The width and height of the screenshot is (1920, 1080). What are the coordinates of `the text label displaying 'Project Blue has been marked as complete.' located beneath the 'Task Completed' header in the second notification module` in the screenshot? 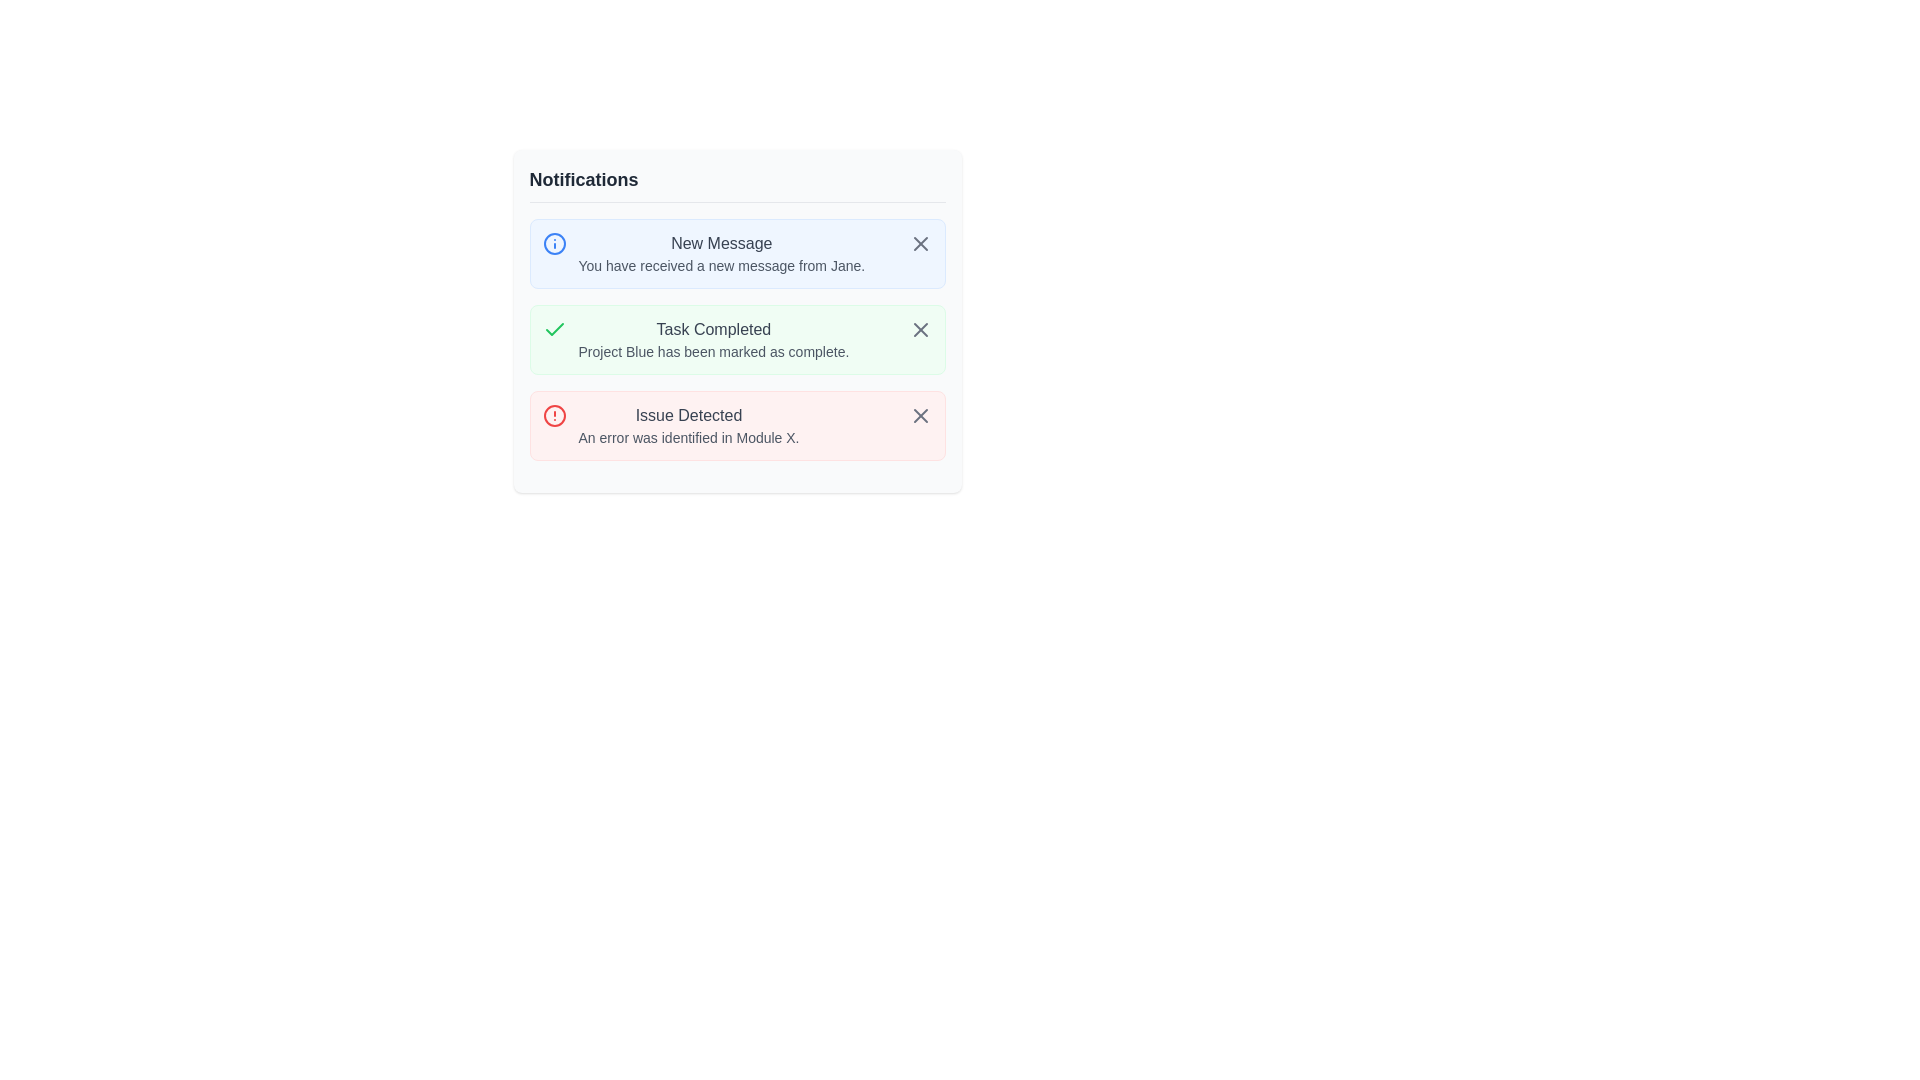 It's located at (713, 350).